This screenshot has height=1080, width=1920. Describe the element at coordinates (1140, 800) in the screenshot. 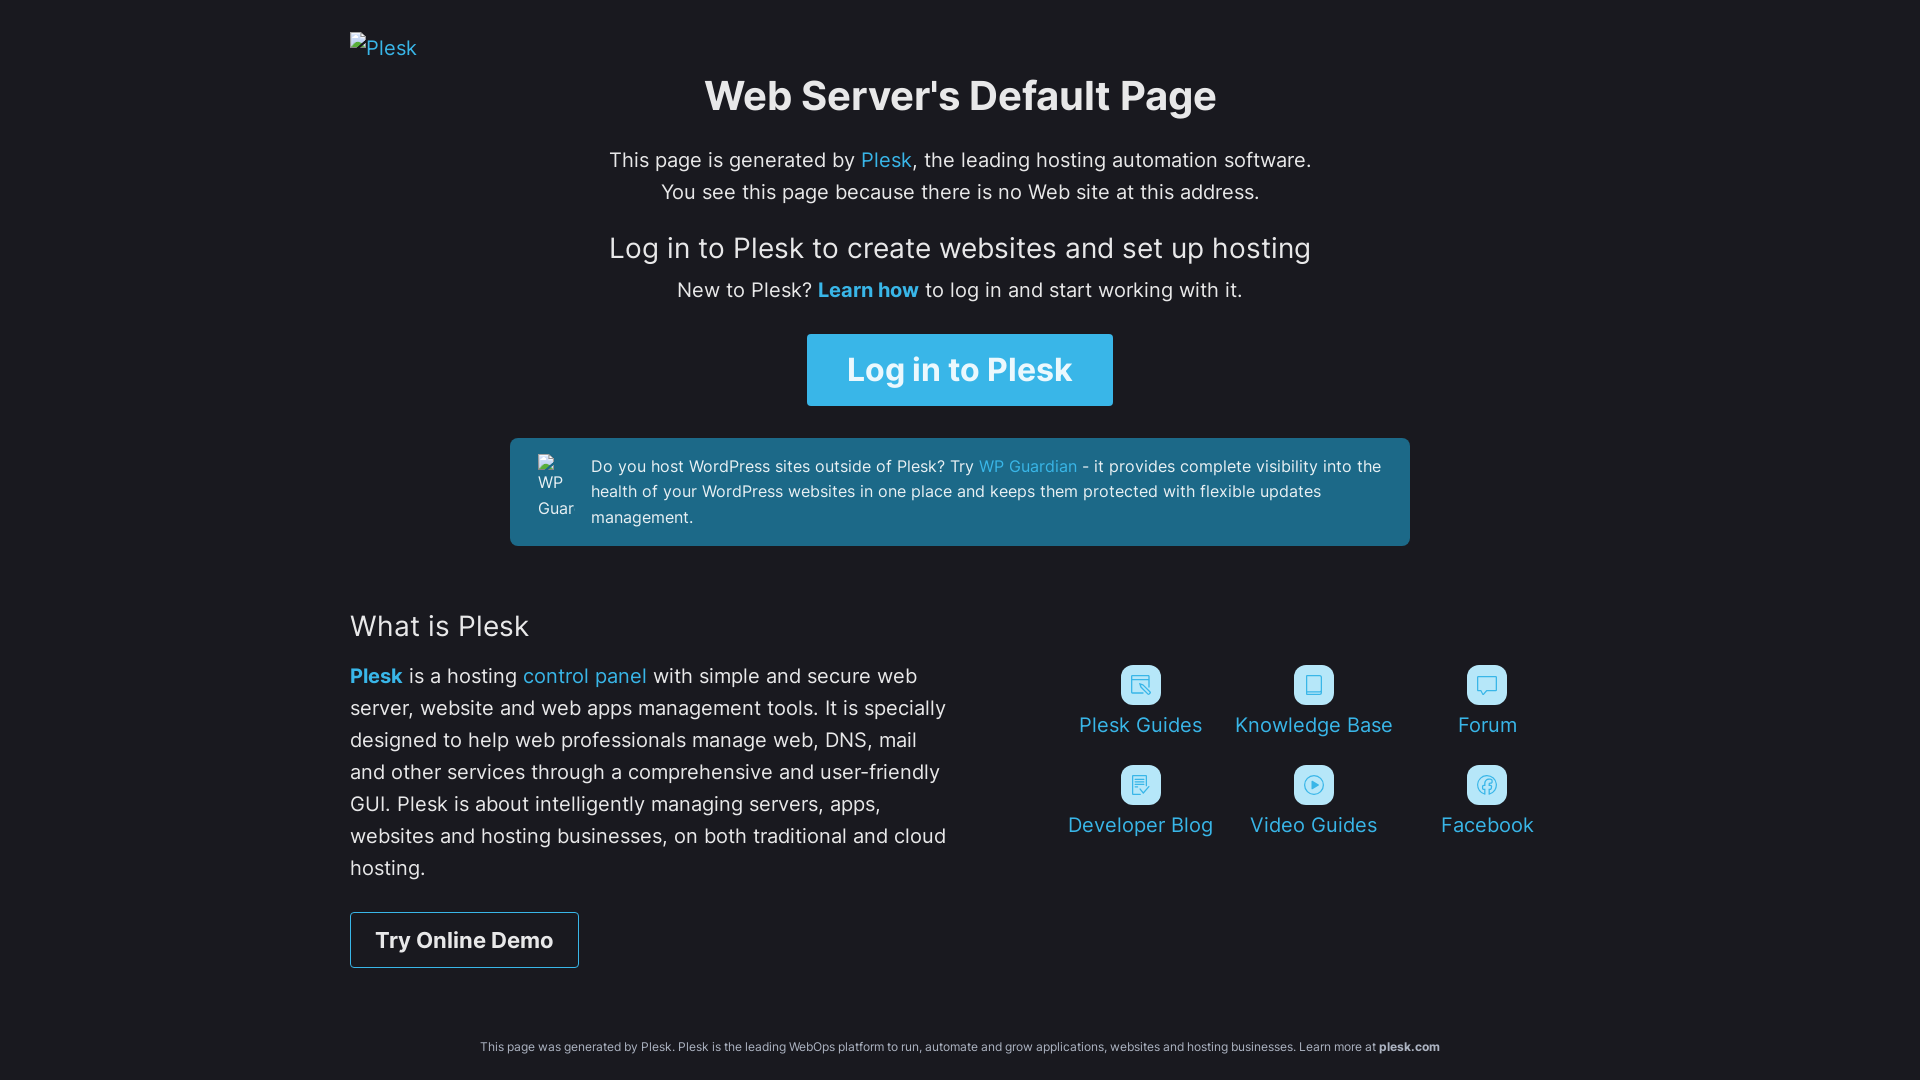

I see `'Developer Blog'` at that location.